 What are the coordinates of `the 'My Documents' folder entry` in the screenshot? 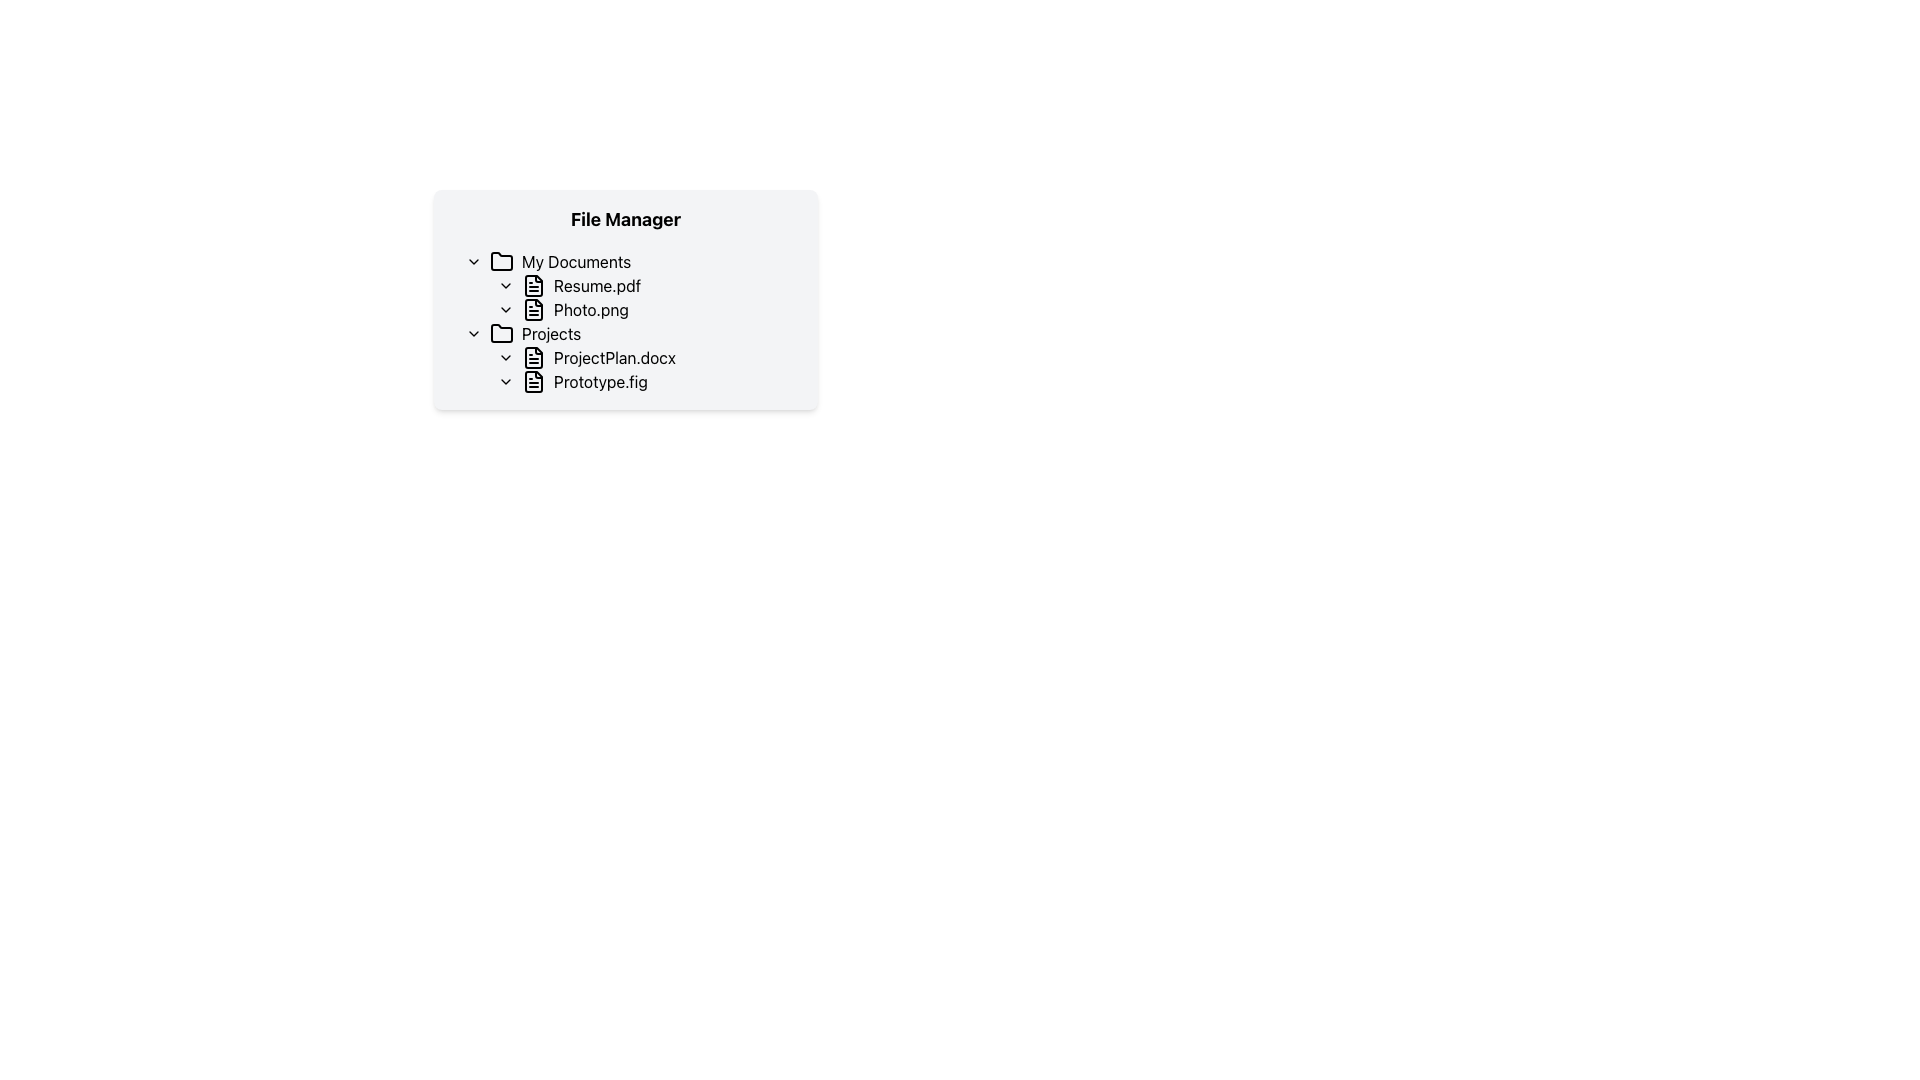 It's located at (632, 261).